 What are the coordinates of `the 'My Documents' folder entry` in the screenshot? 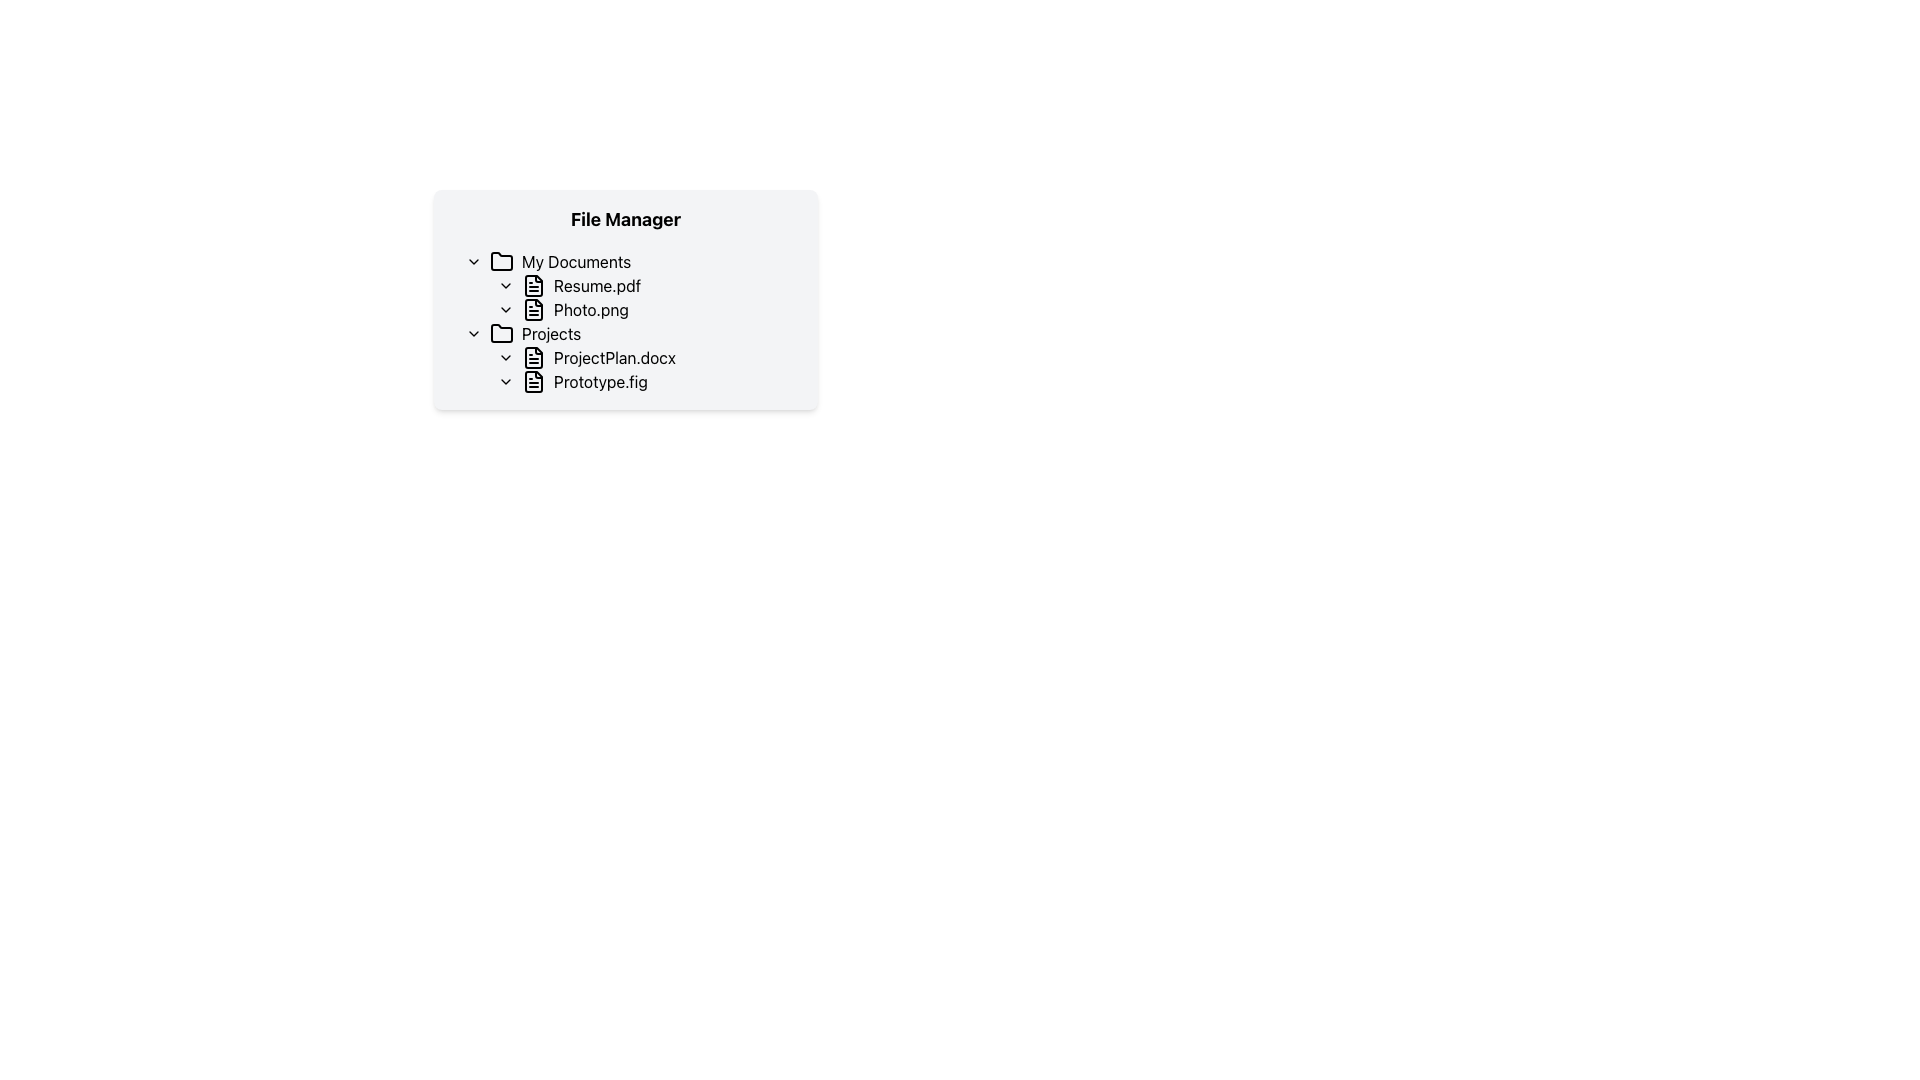 It's located at (632, 261).